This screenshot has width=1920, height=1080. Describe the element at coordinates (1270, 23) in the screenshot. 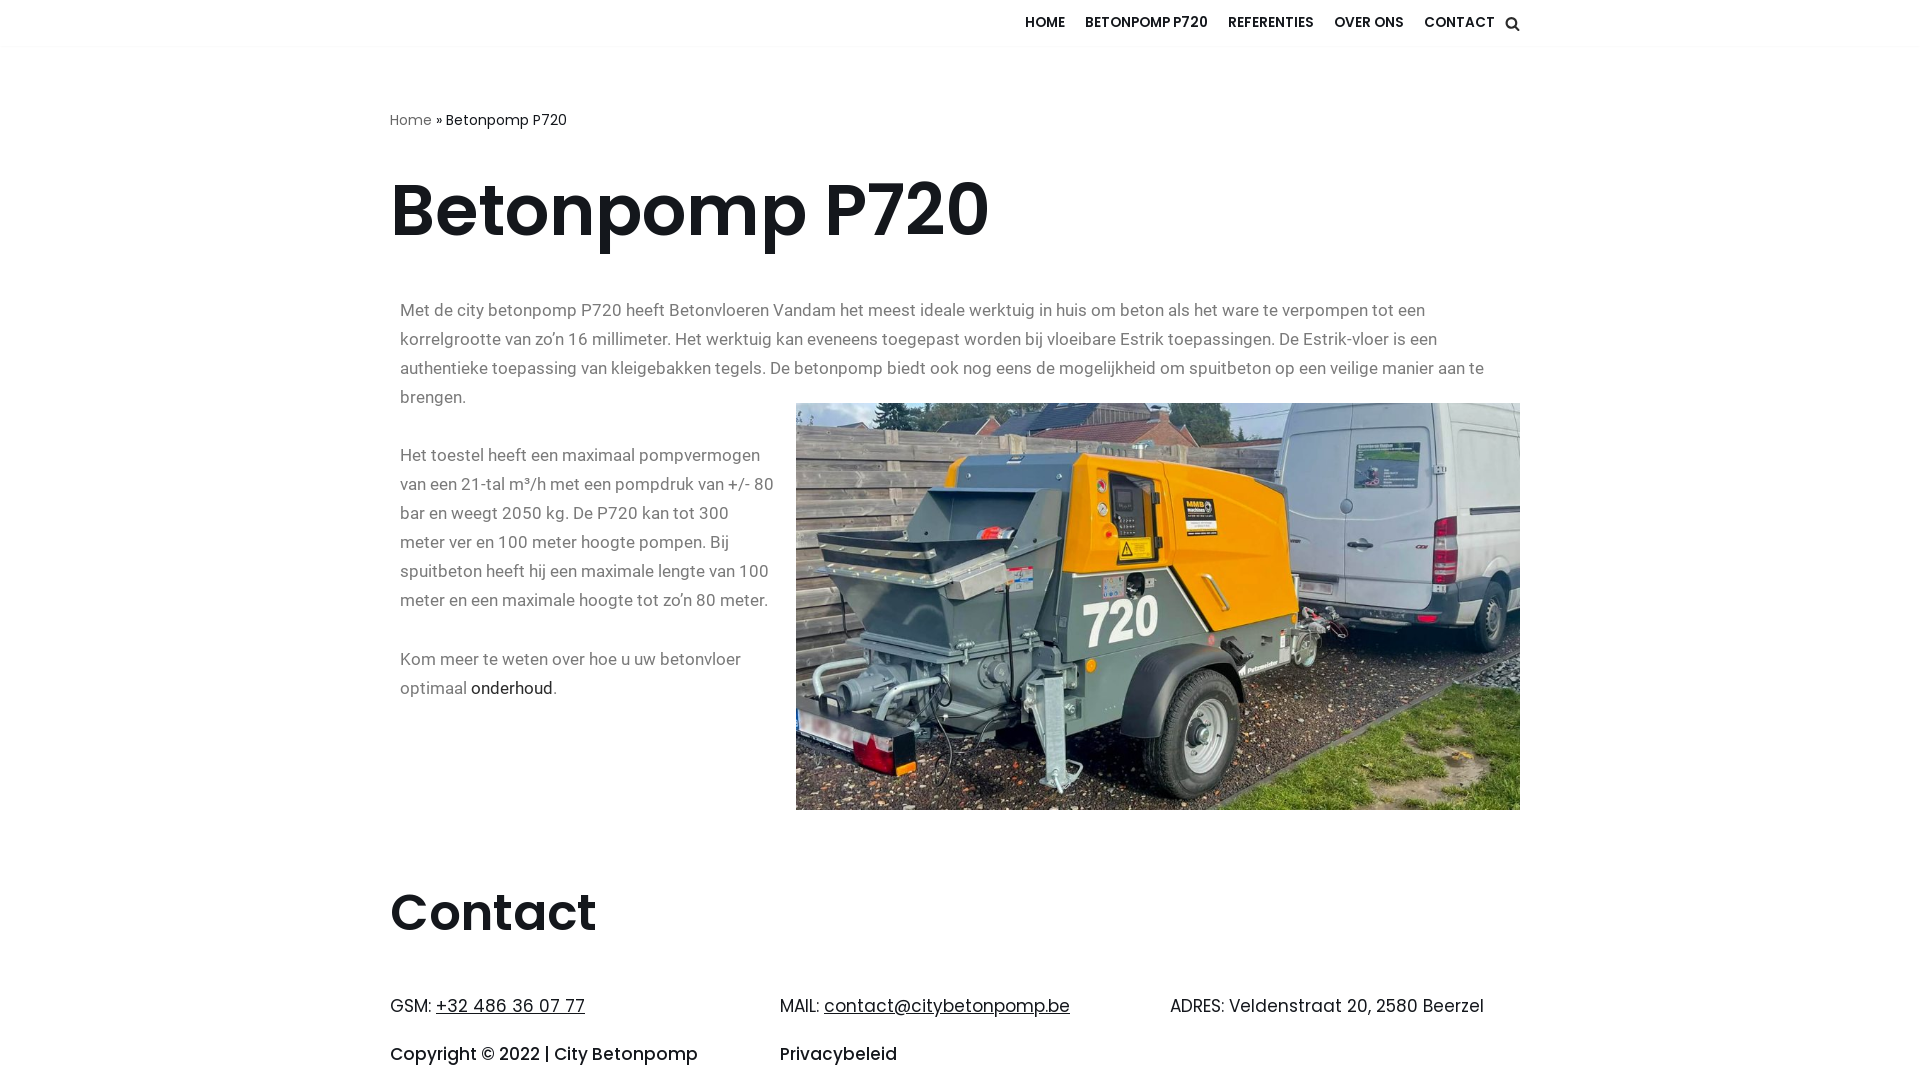

I see `'REFERENTIES'` at that location.